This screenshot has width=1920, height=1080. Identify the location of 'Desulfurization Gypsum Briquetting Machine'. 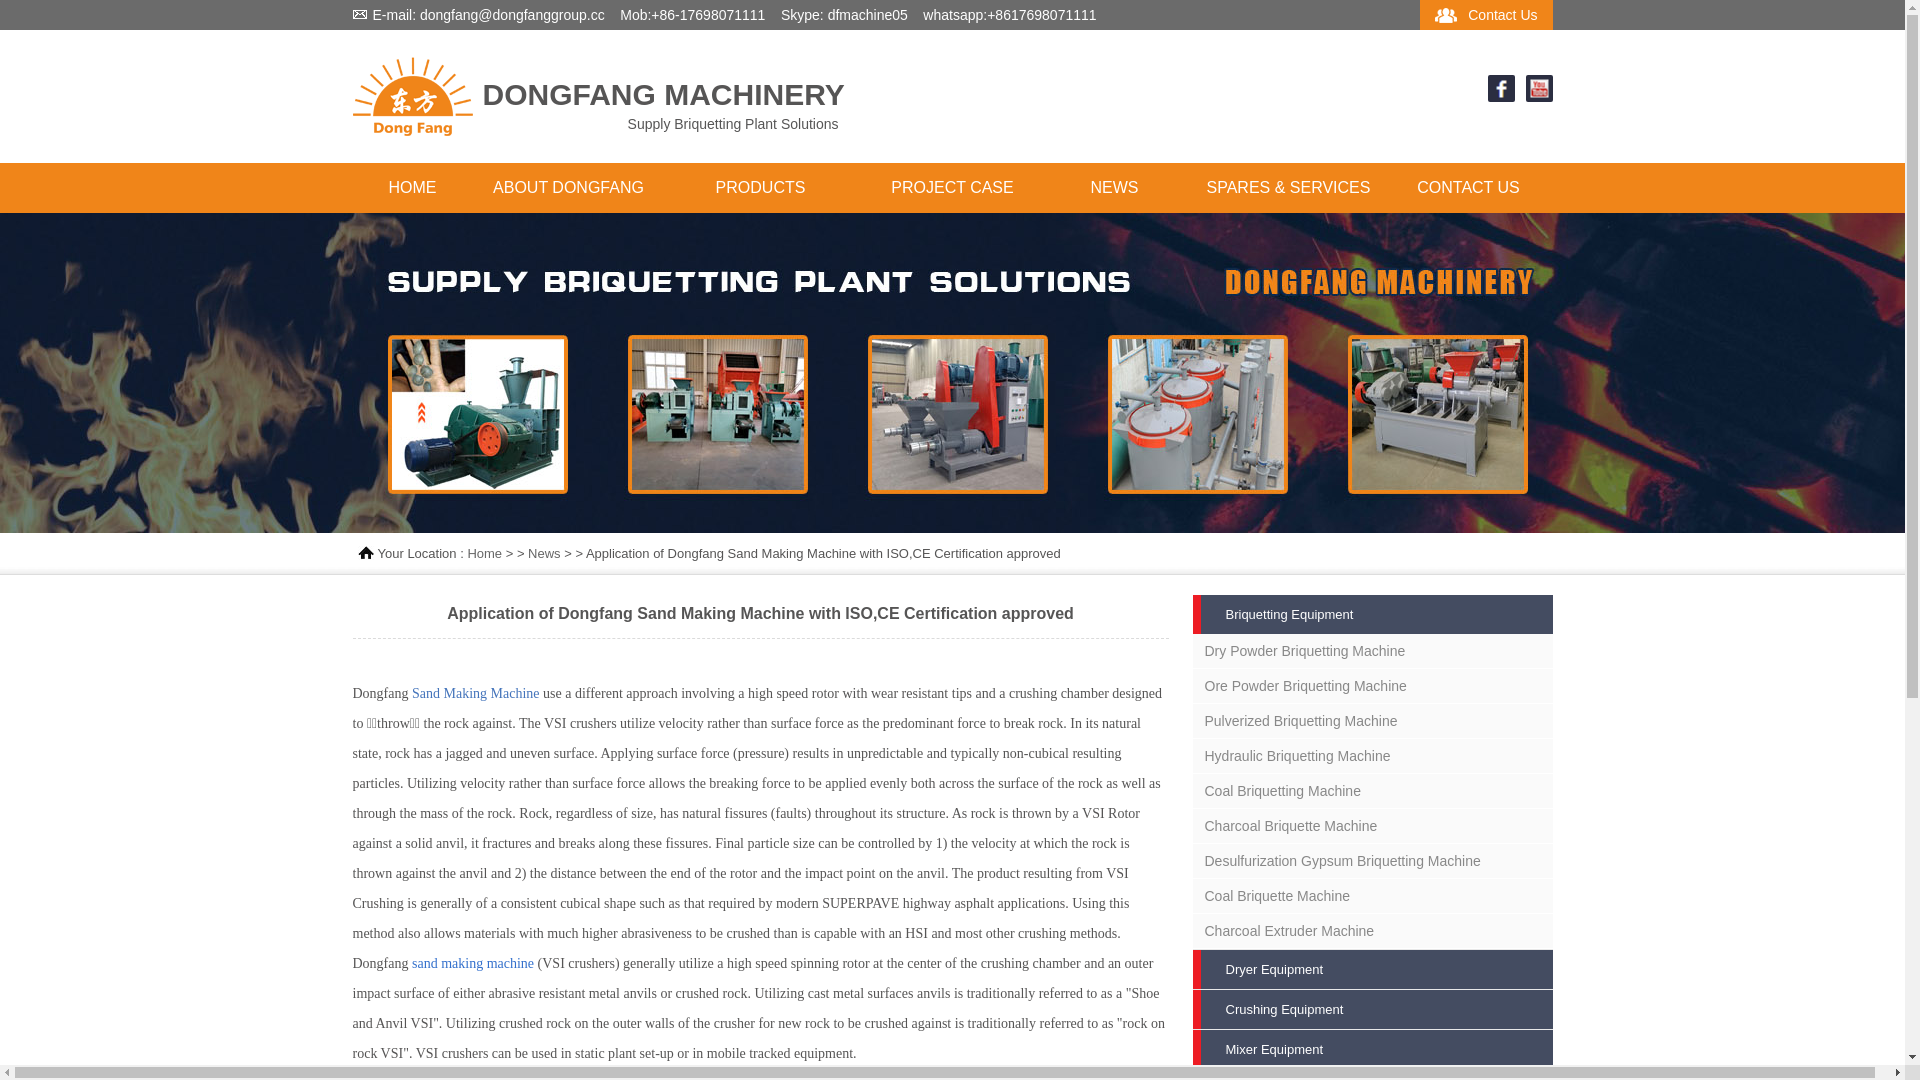
(1371, 859).